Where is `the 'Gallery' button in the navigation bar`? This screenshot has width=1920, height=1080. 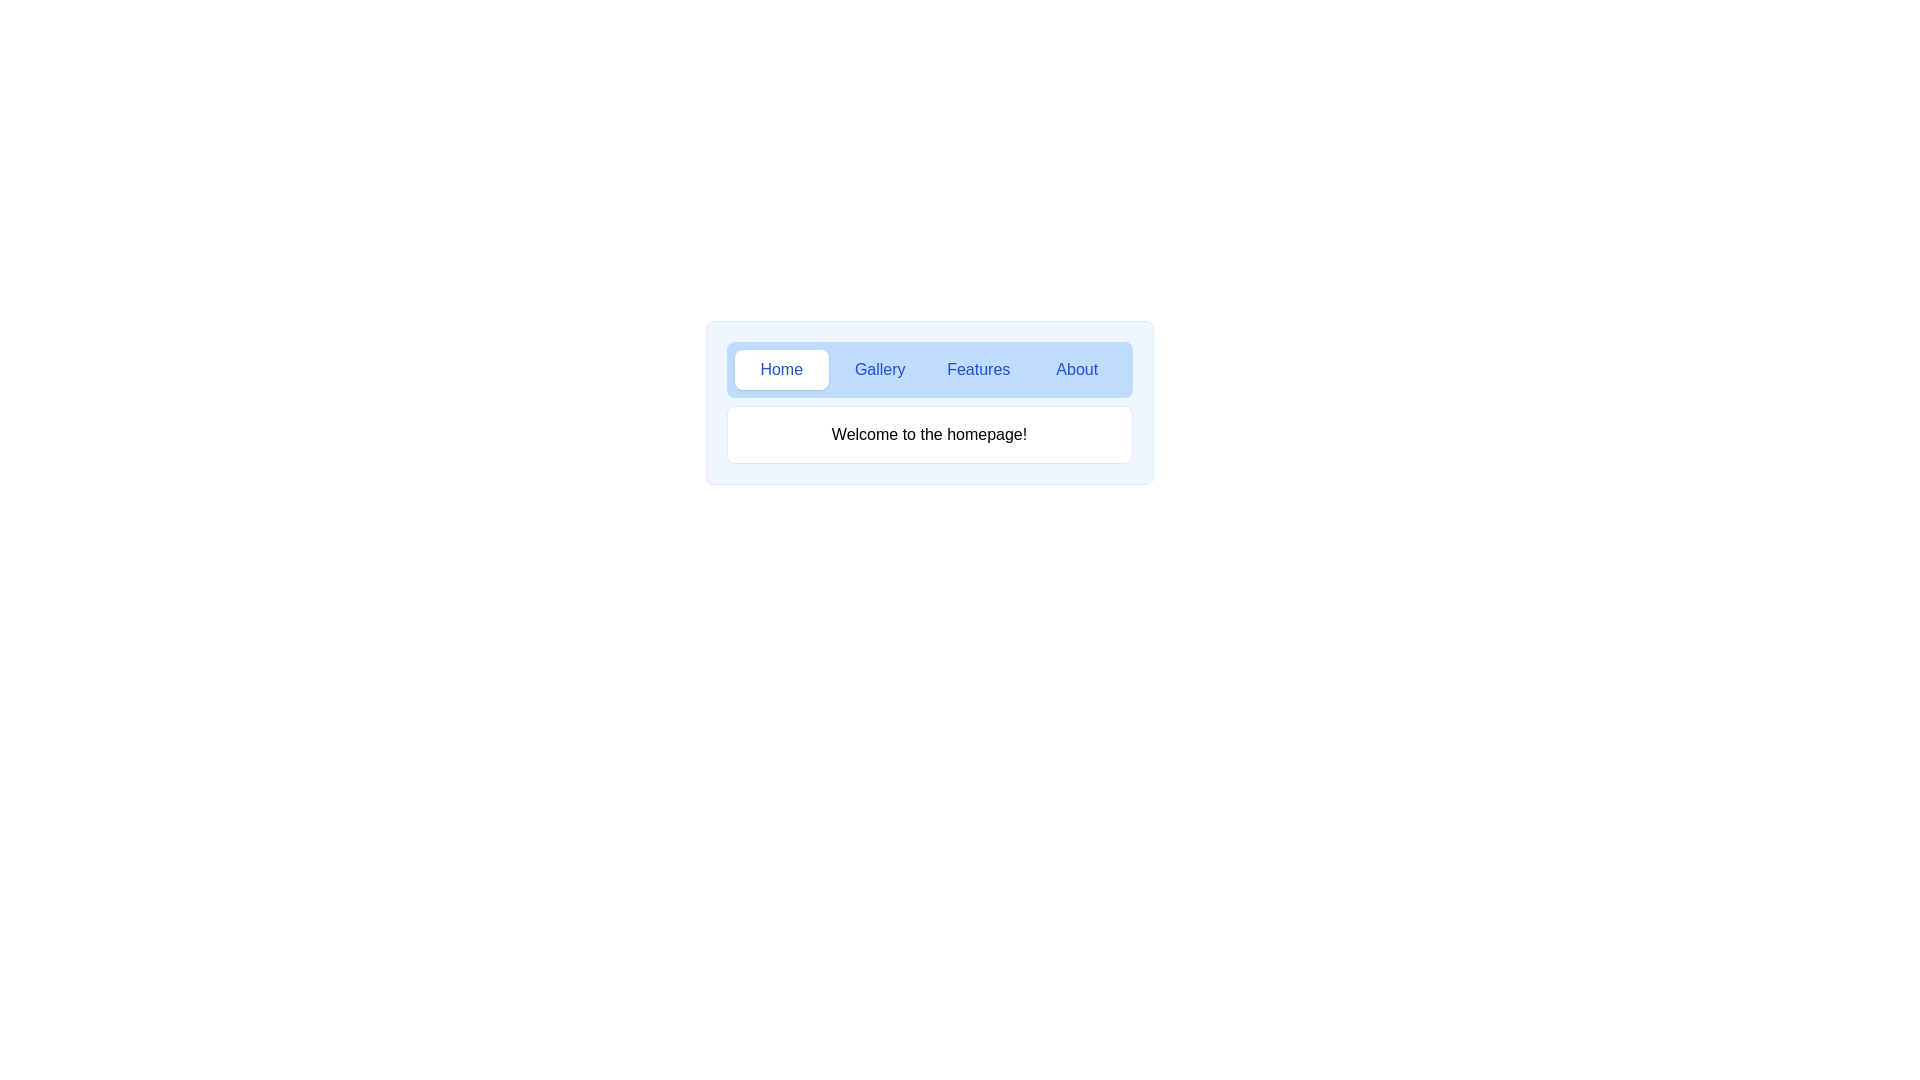 the 'Gallery' button in the navigation bar is located at coordinates (880, 370).